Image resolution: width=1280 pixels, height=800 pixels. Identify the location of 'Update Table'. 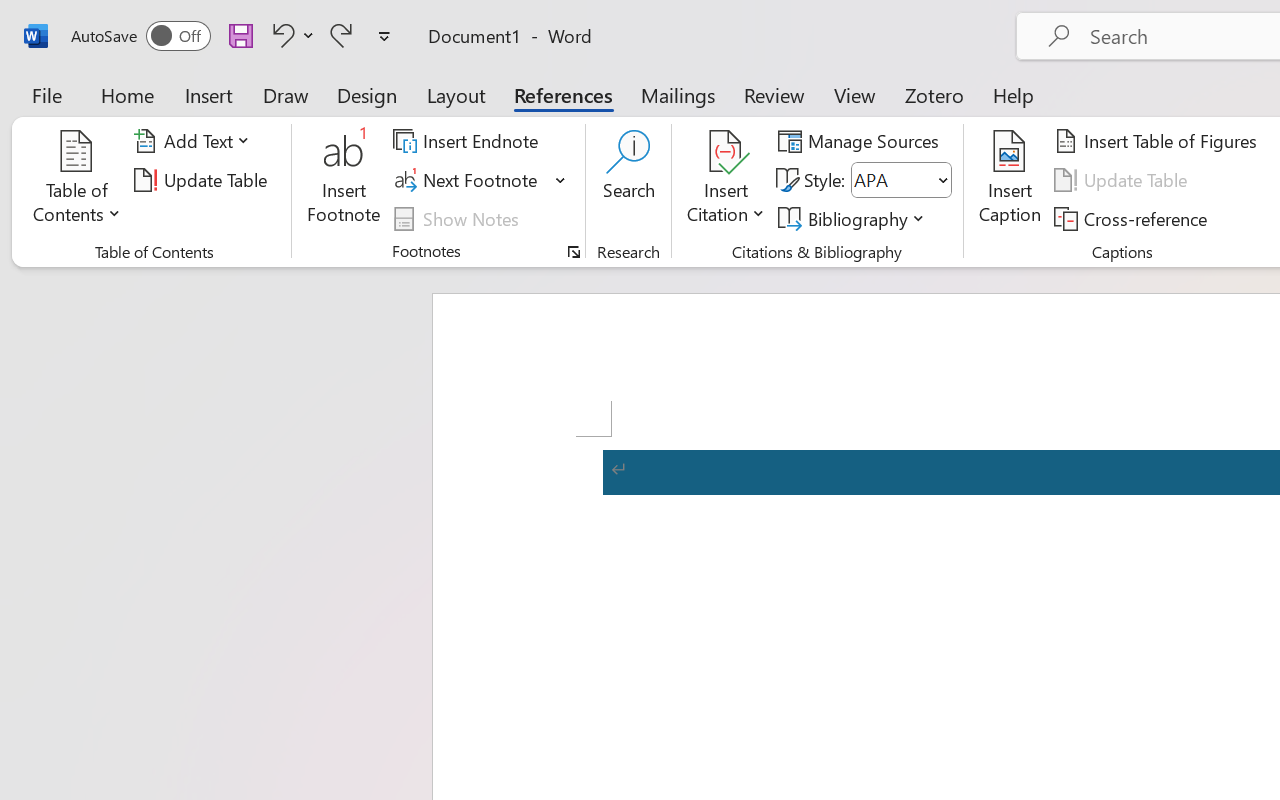
(1124, 179).